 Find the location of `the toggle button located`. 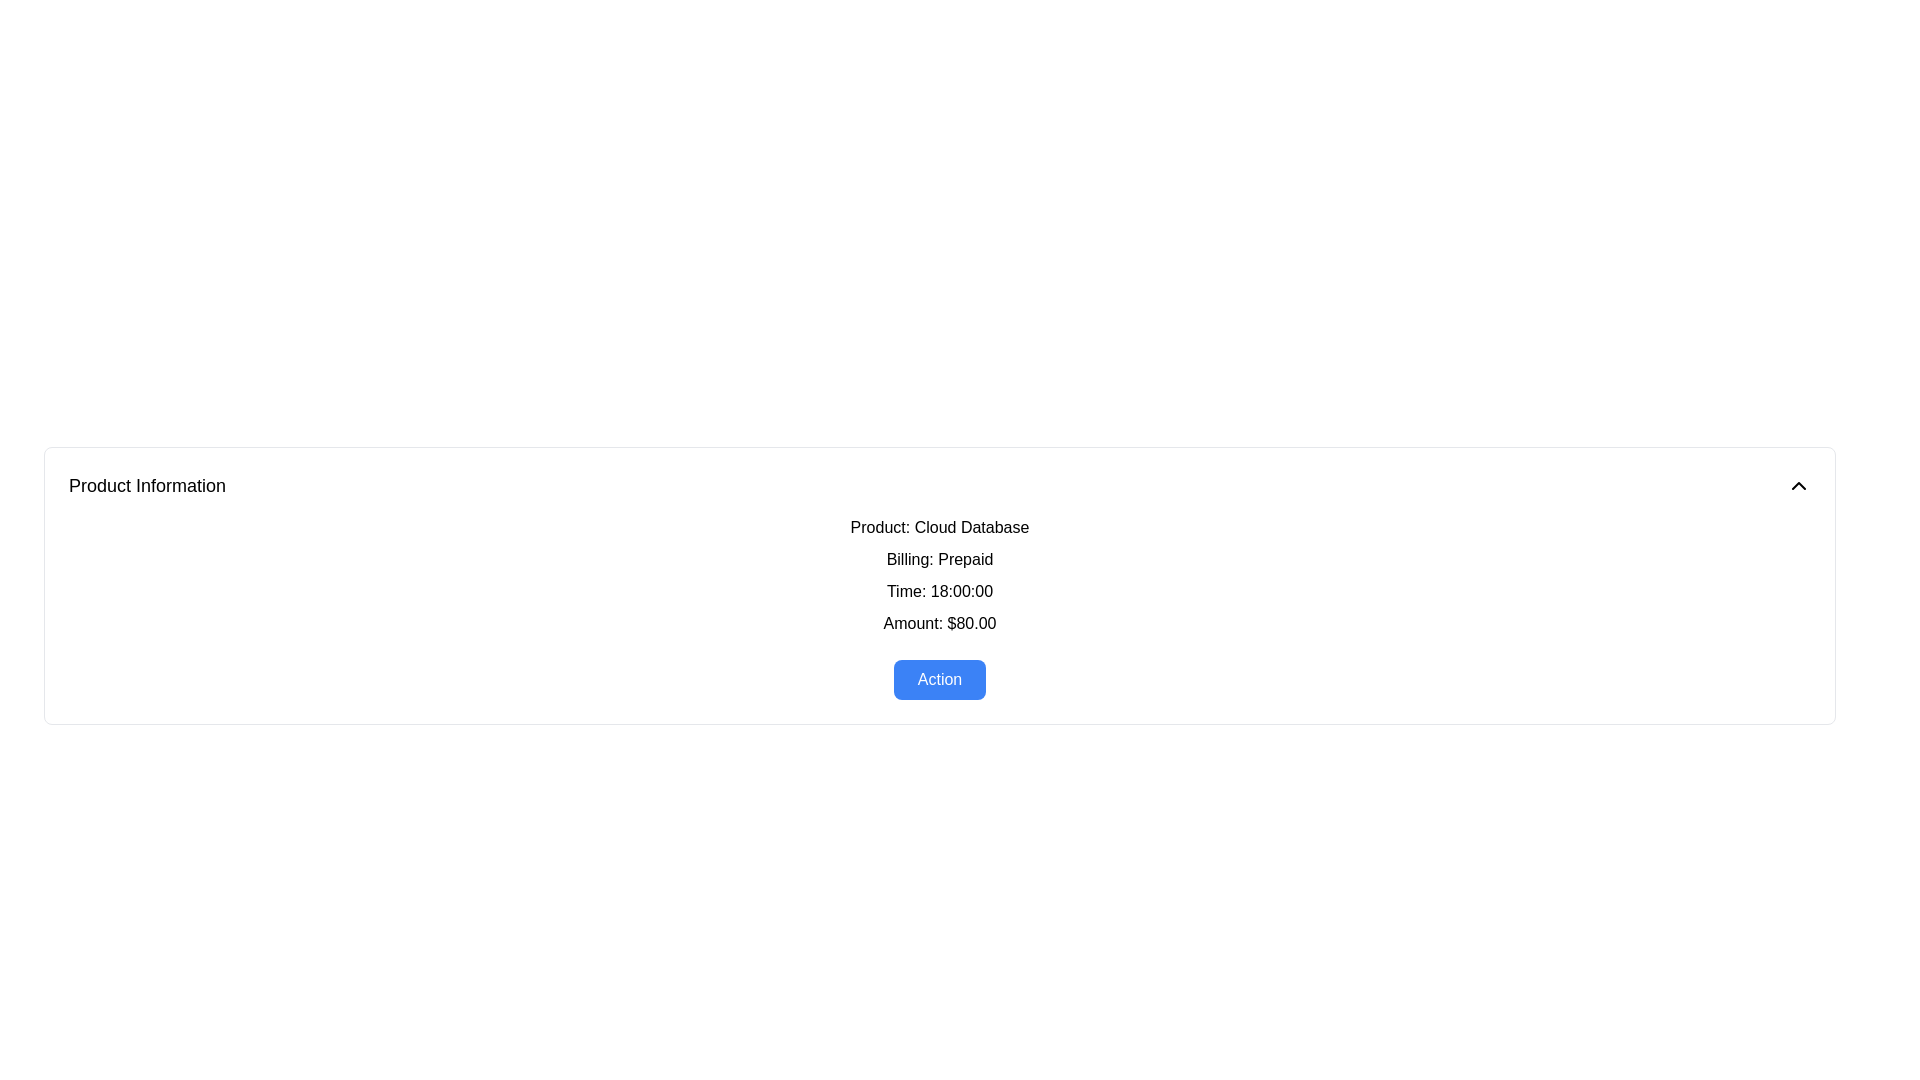

the toggle button located is located at coordinates (1799, 486).